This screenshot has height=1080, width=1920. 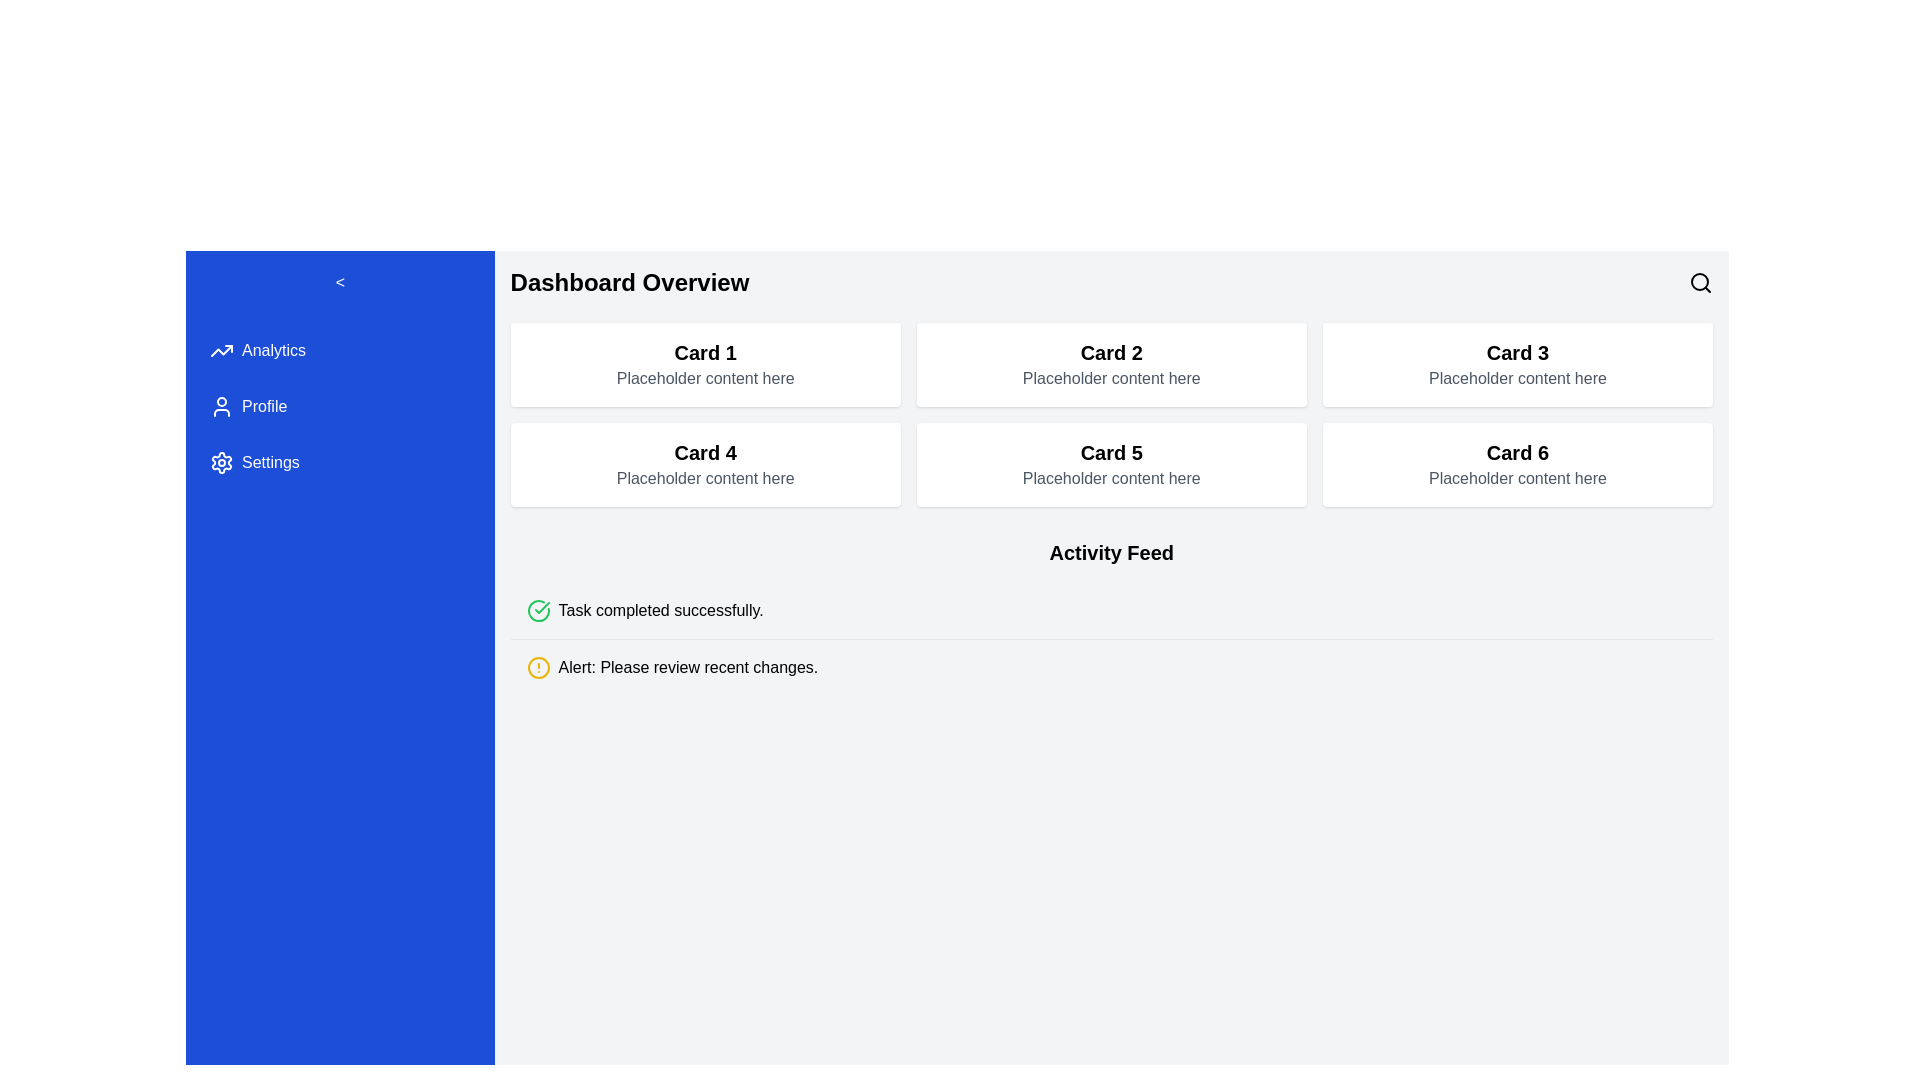 I want to click on the static text label located at the bottom of 'Card 1', which serves as descriptive or placeholder text, so click(x=705, y=378).